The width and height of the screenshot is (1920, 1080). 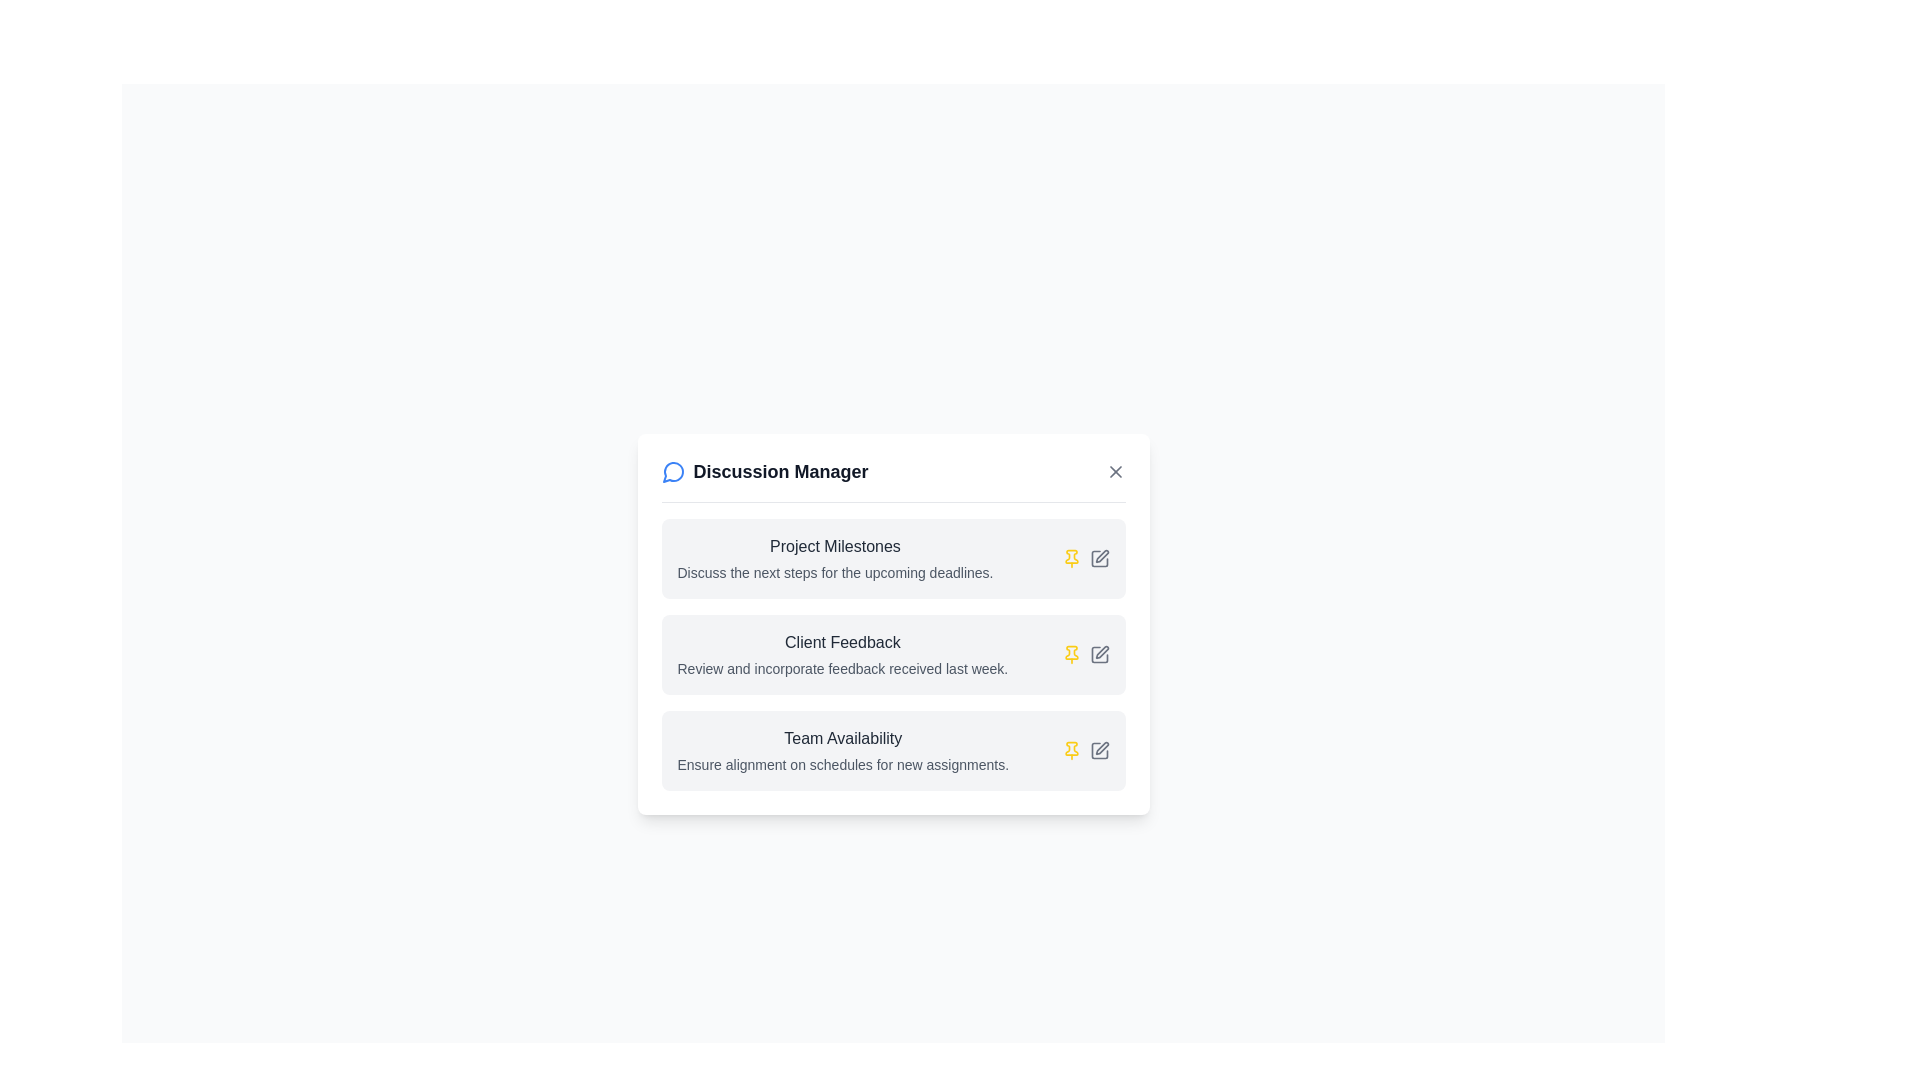 I want to click on the 'Pin' icon located in the bottom-right corner of the 'Team Availability' section within the 'Discussion Manager' interface to pin the associated discussion, so click(x=1084, y=750).